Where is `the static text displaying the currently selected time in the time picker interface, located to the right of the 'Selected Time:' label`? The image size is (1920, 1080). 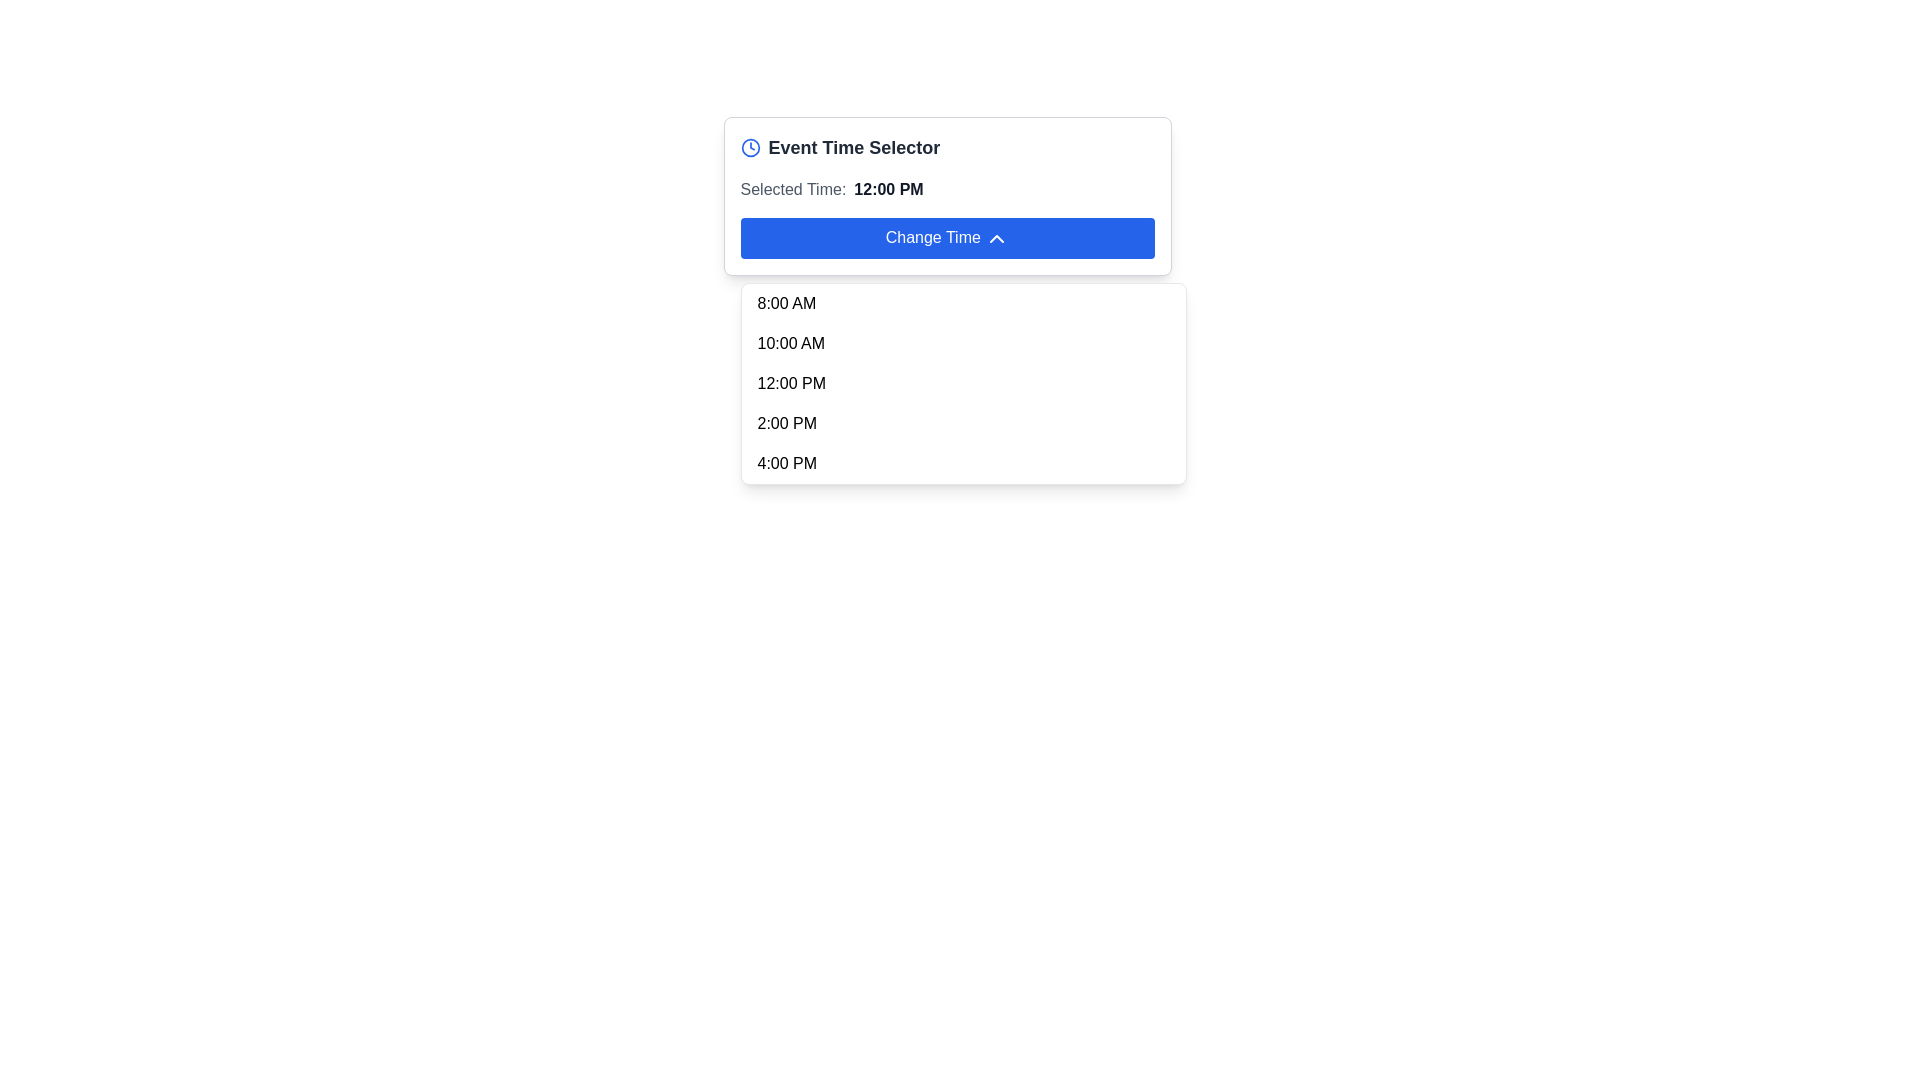
the static text displaying the currently selected time in the time picker interface, located to the right of the 'Selected Time:' label is located at coordinates (887, 189).